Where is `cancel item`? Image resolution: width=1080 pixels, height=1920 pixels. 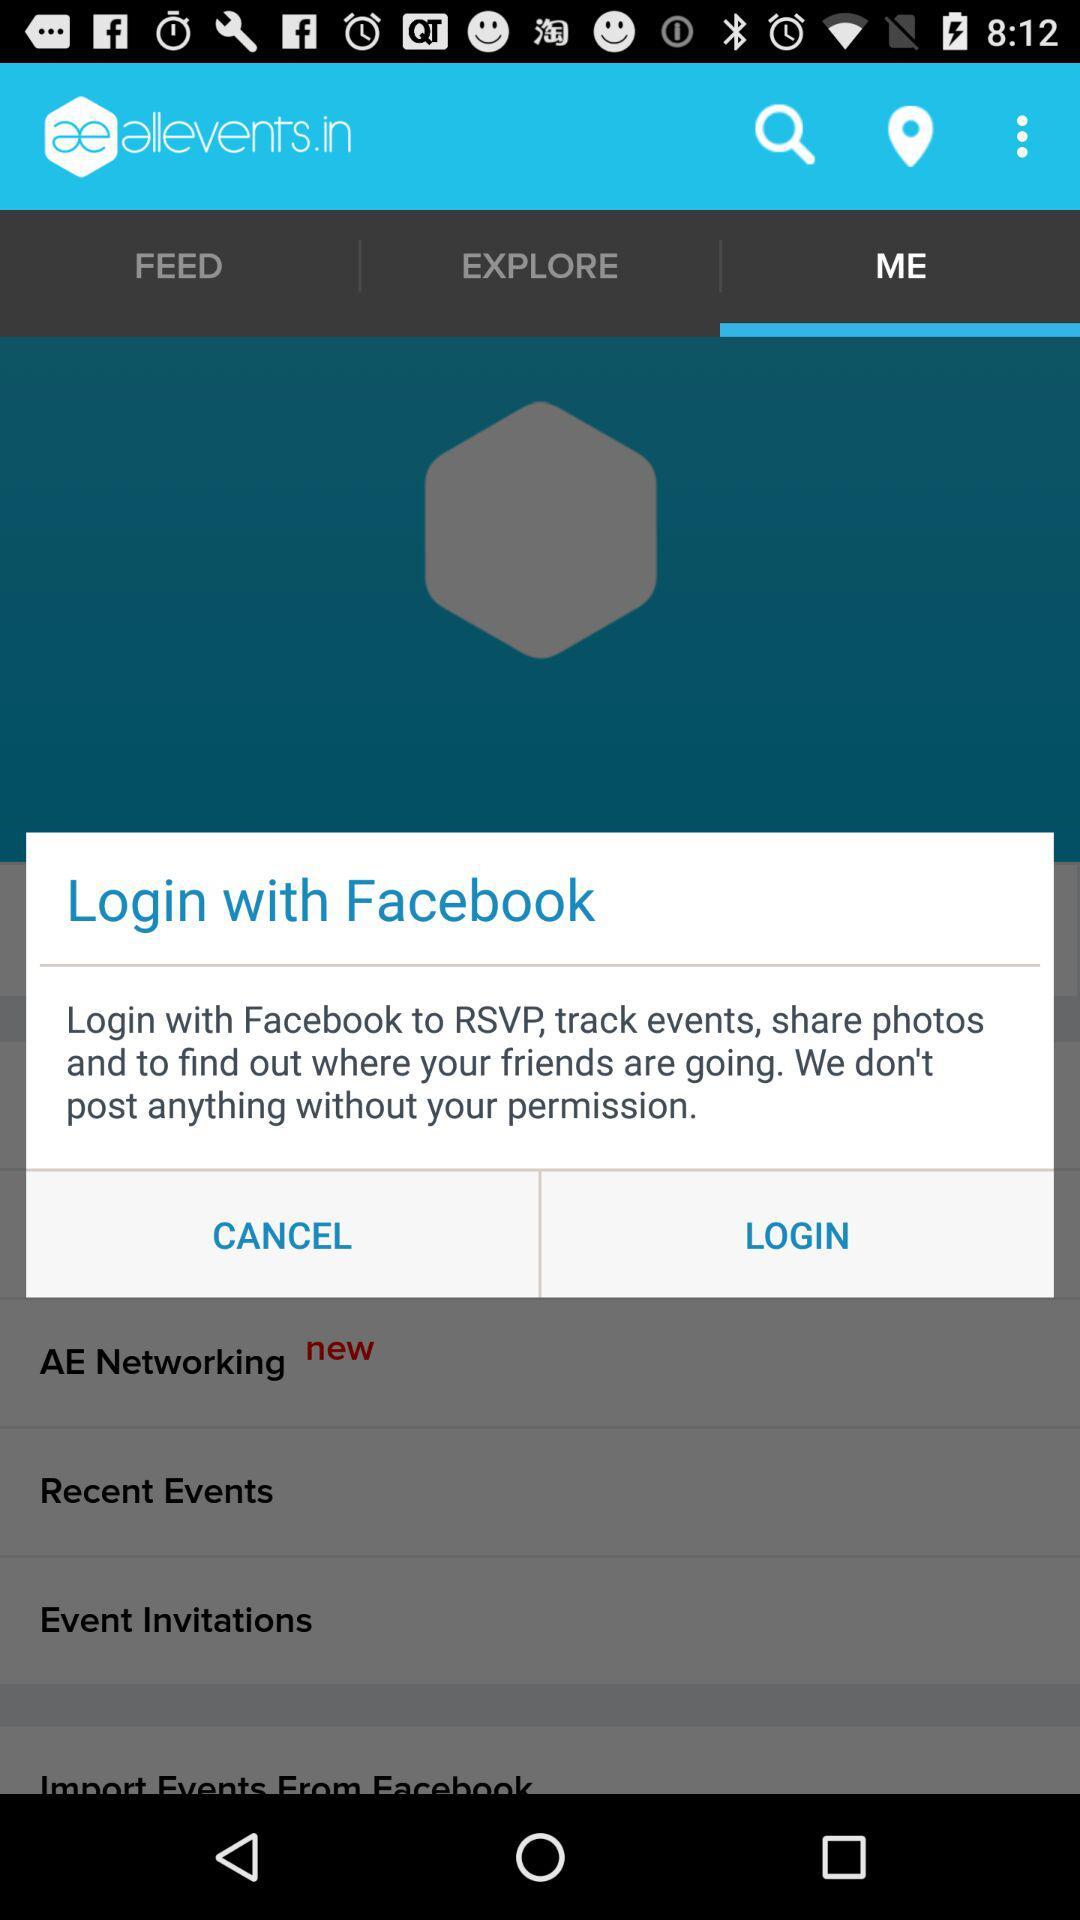 cancel item is located at coordinates (282, 1233).